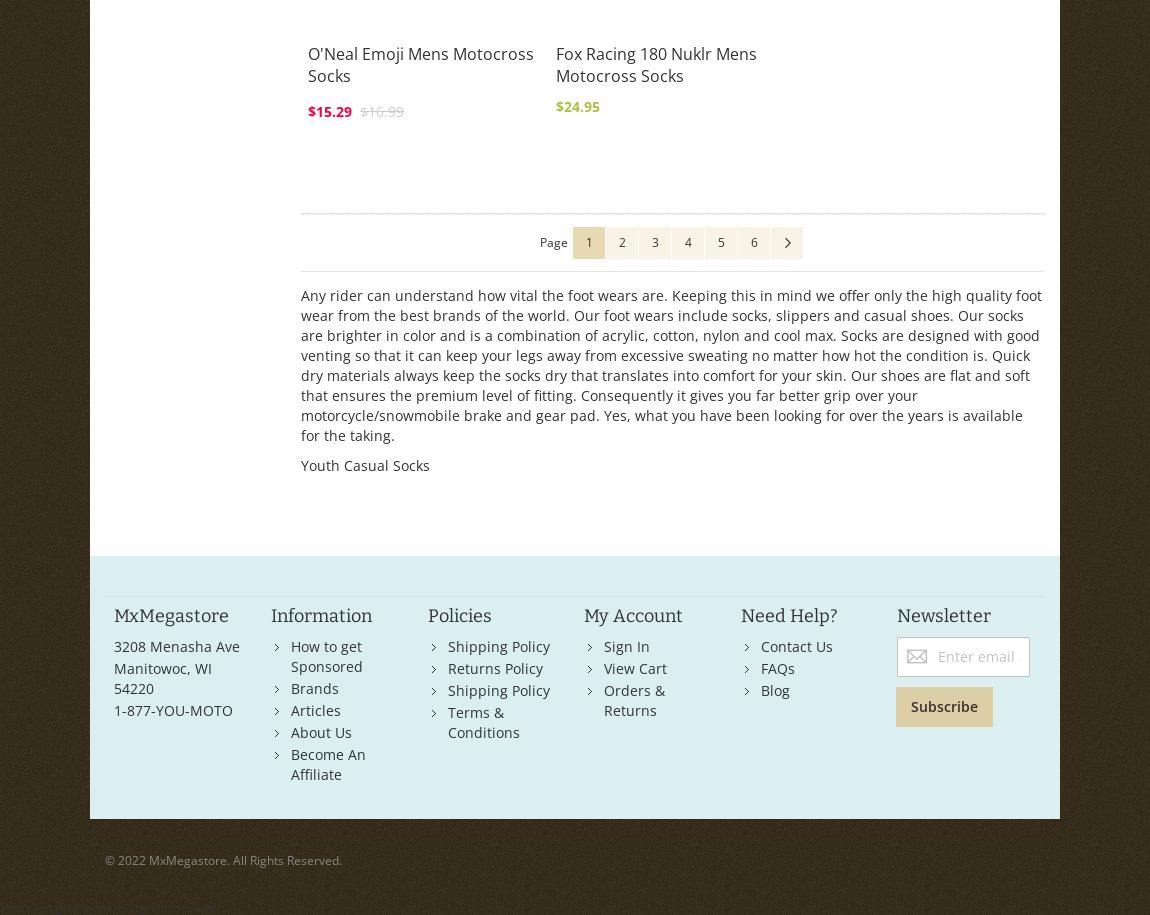  What do you see at coordinates (602, 666) in the screenshot?
I see `'View Cart'` at bounding box center [602, 666].